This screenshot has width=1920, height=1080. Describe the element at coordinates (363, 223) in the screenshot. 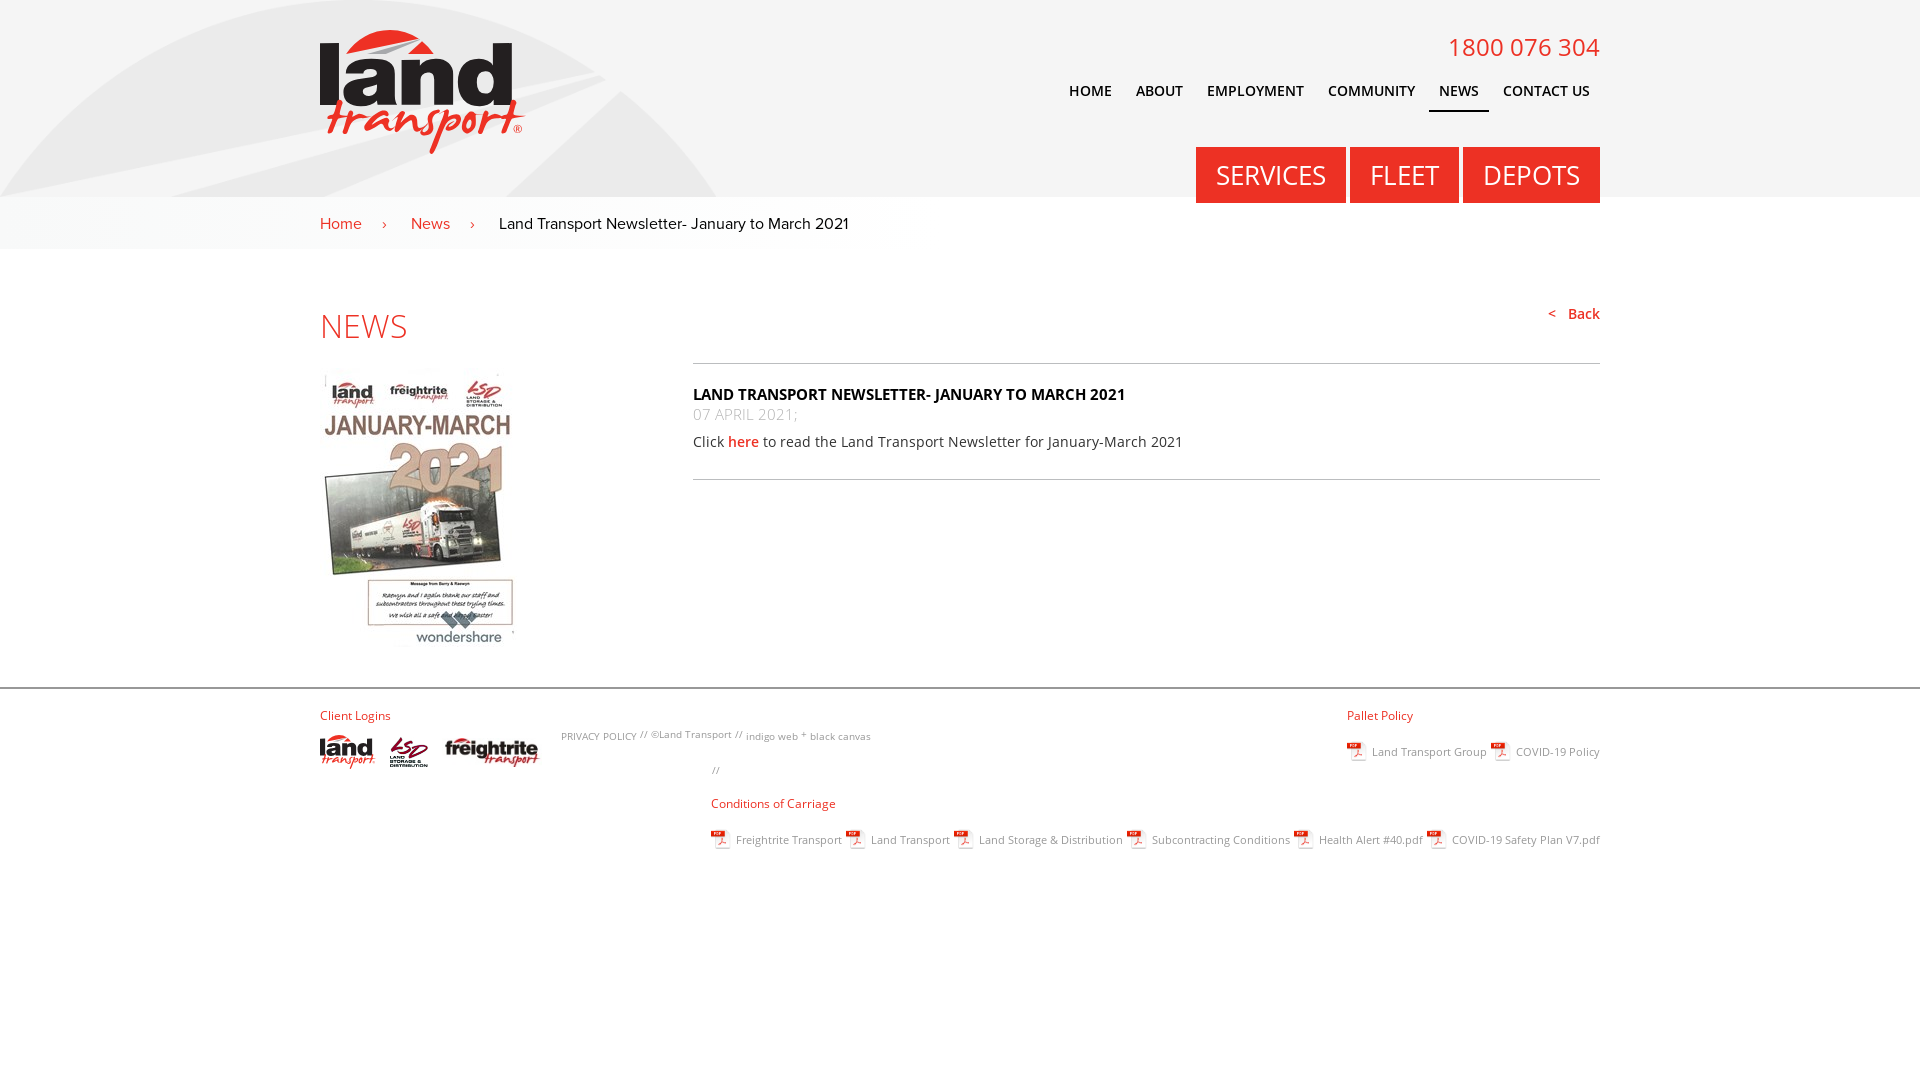

I see `'Home'` at that location.